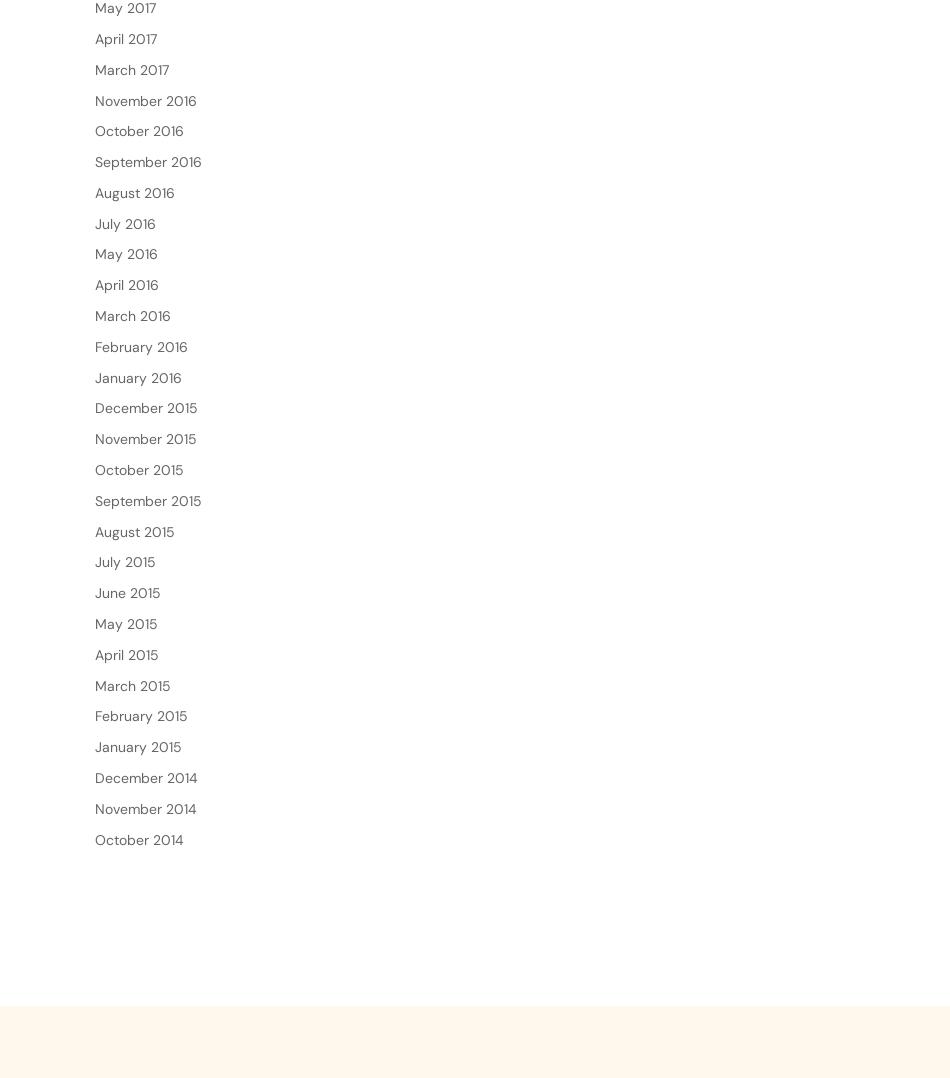  What do you see at coordinates (138, 441) in the screenshot?
I see `'January 2016'` at bounding box center [138, 441].